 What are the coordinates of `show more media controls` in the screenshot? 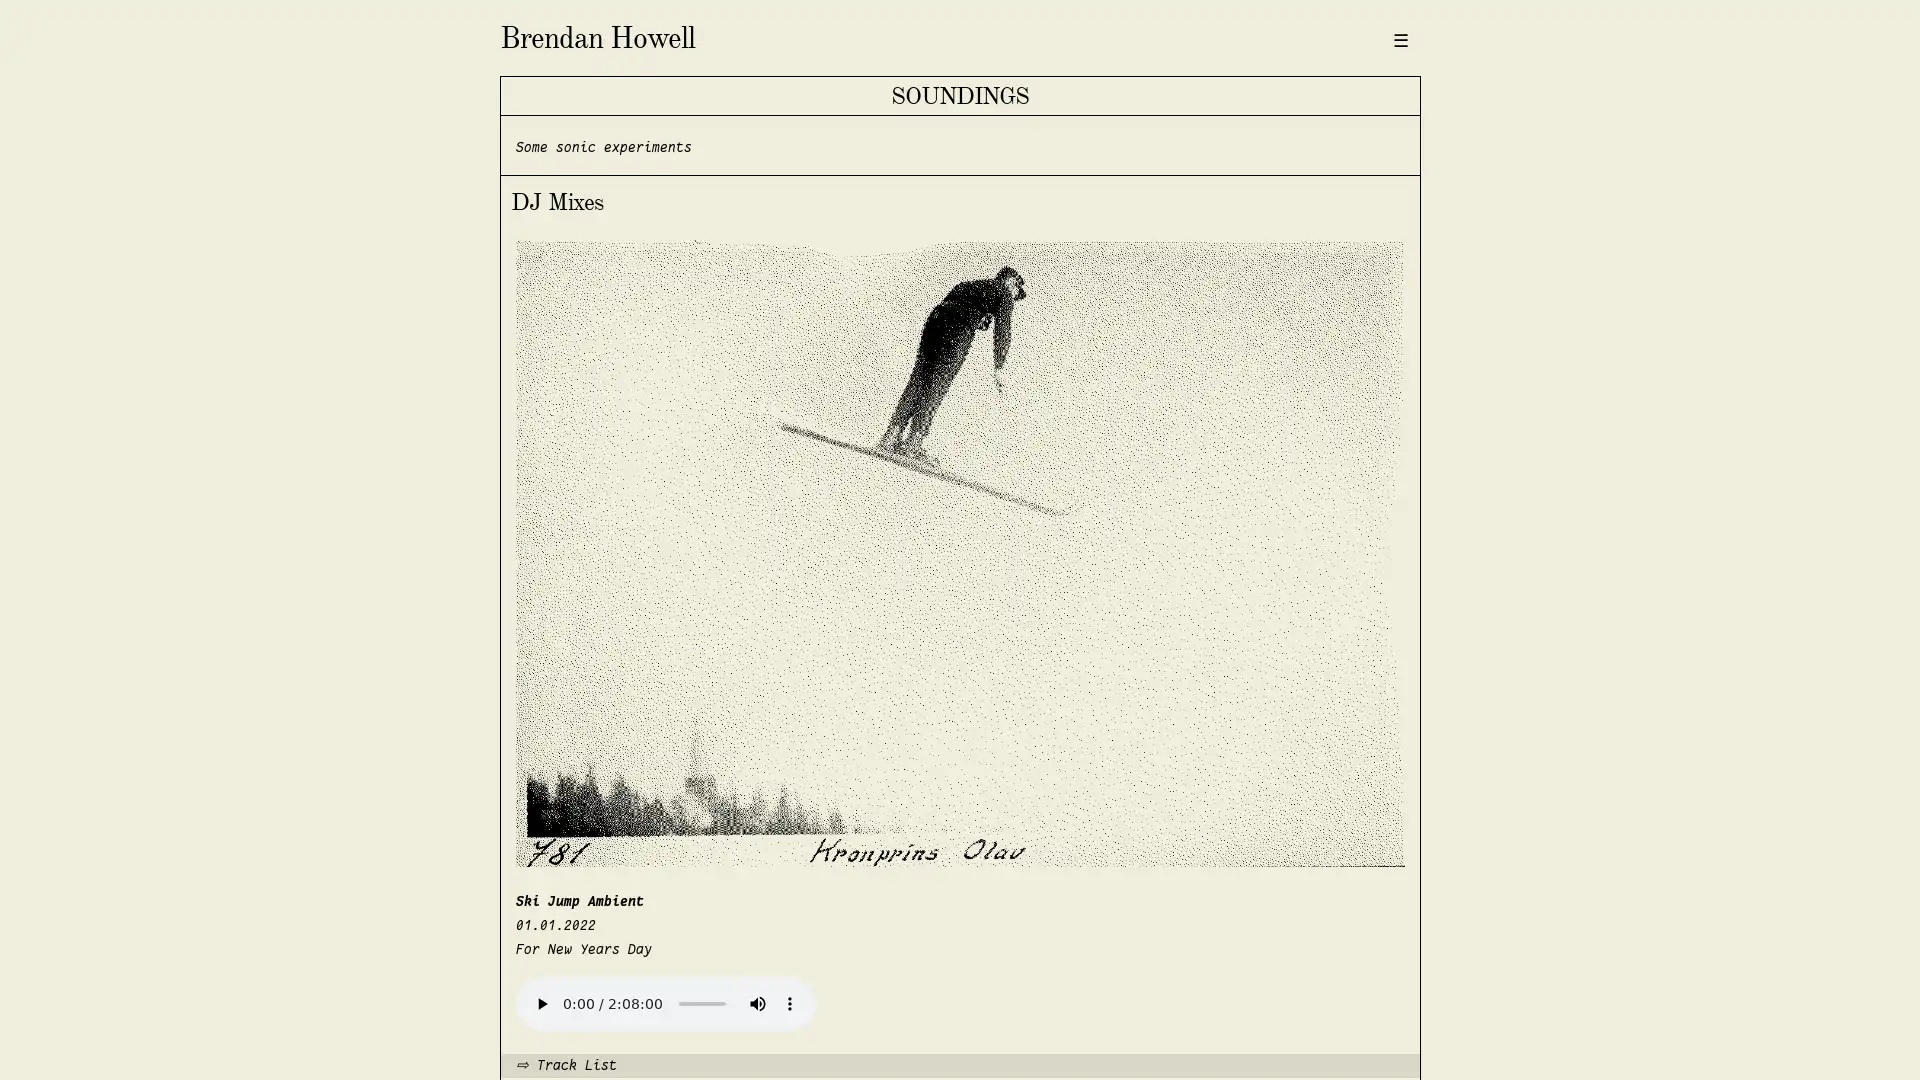 It's located at (787, 1002).